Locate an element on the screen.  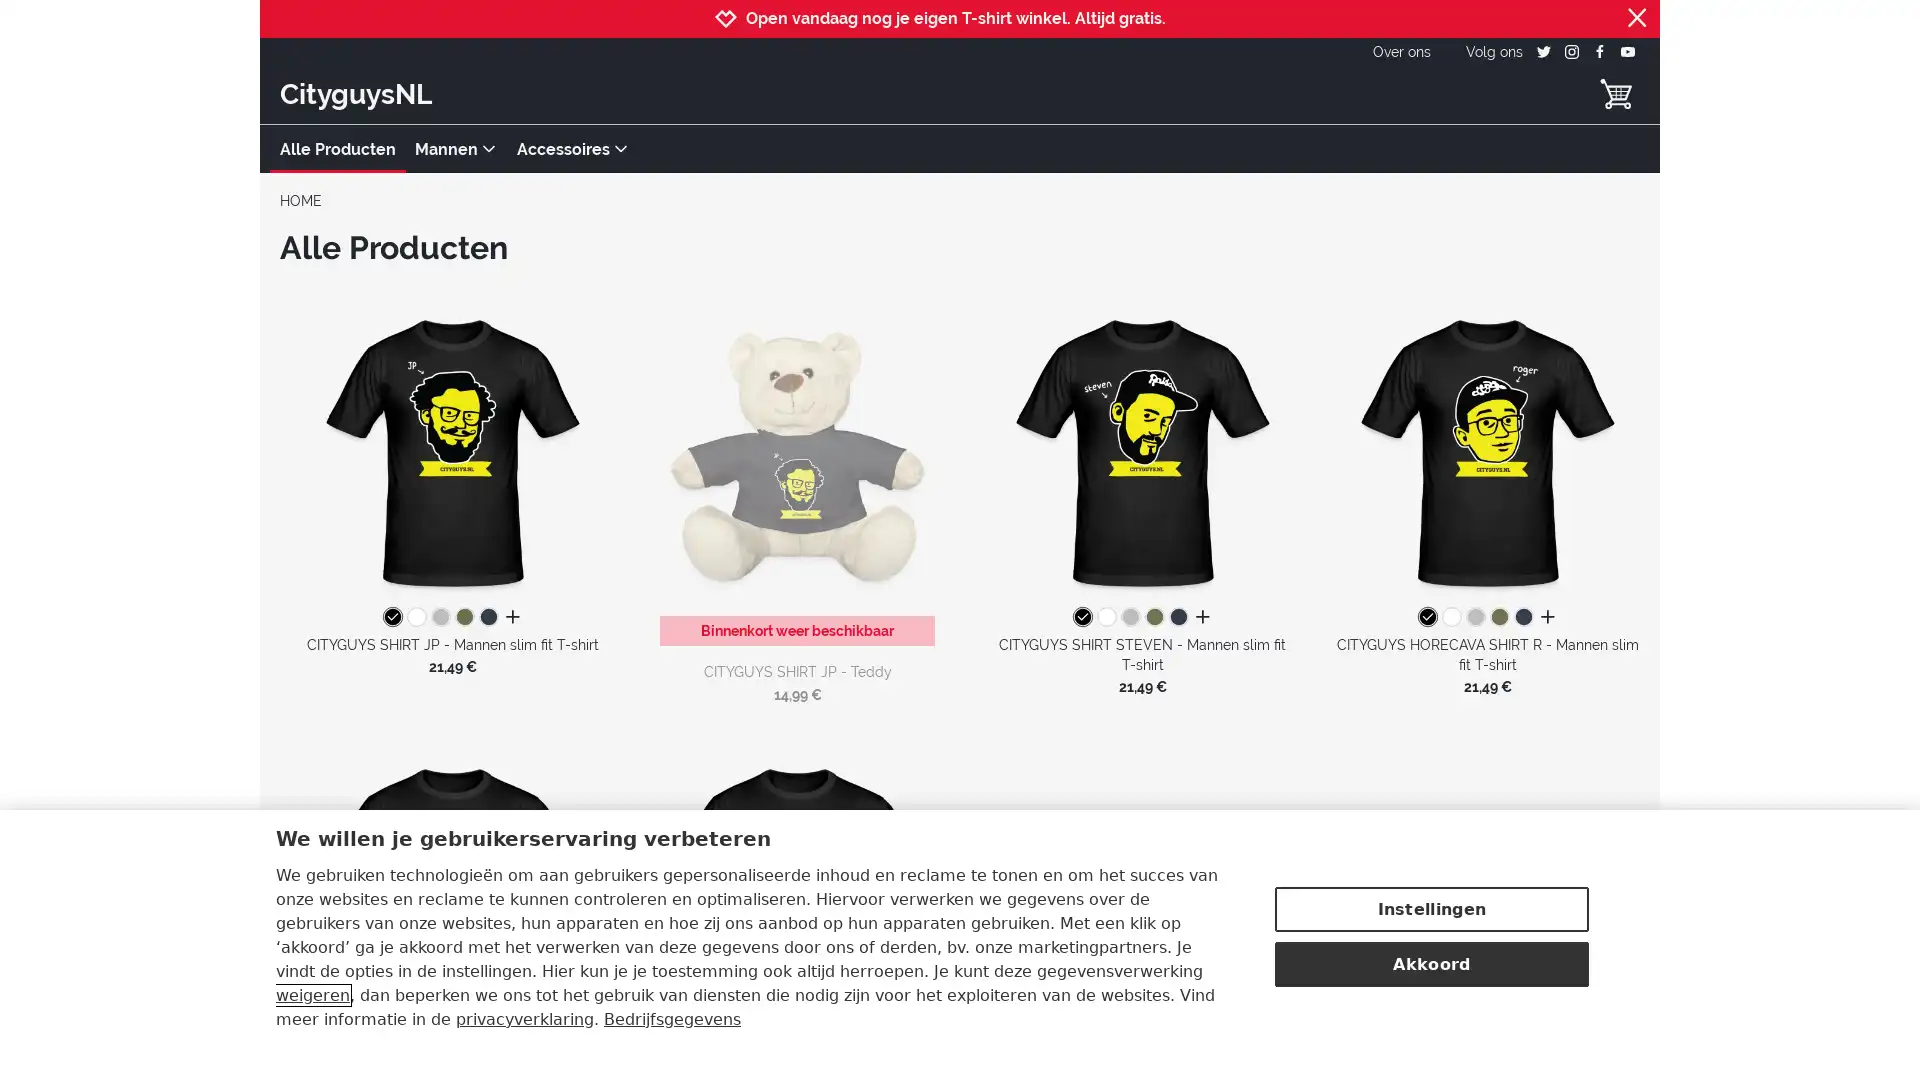
CITYGUYS SHIRT JP - Mannen slim fit T-shirt is located at coordinates (451, 448).